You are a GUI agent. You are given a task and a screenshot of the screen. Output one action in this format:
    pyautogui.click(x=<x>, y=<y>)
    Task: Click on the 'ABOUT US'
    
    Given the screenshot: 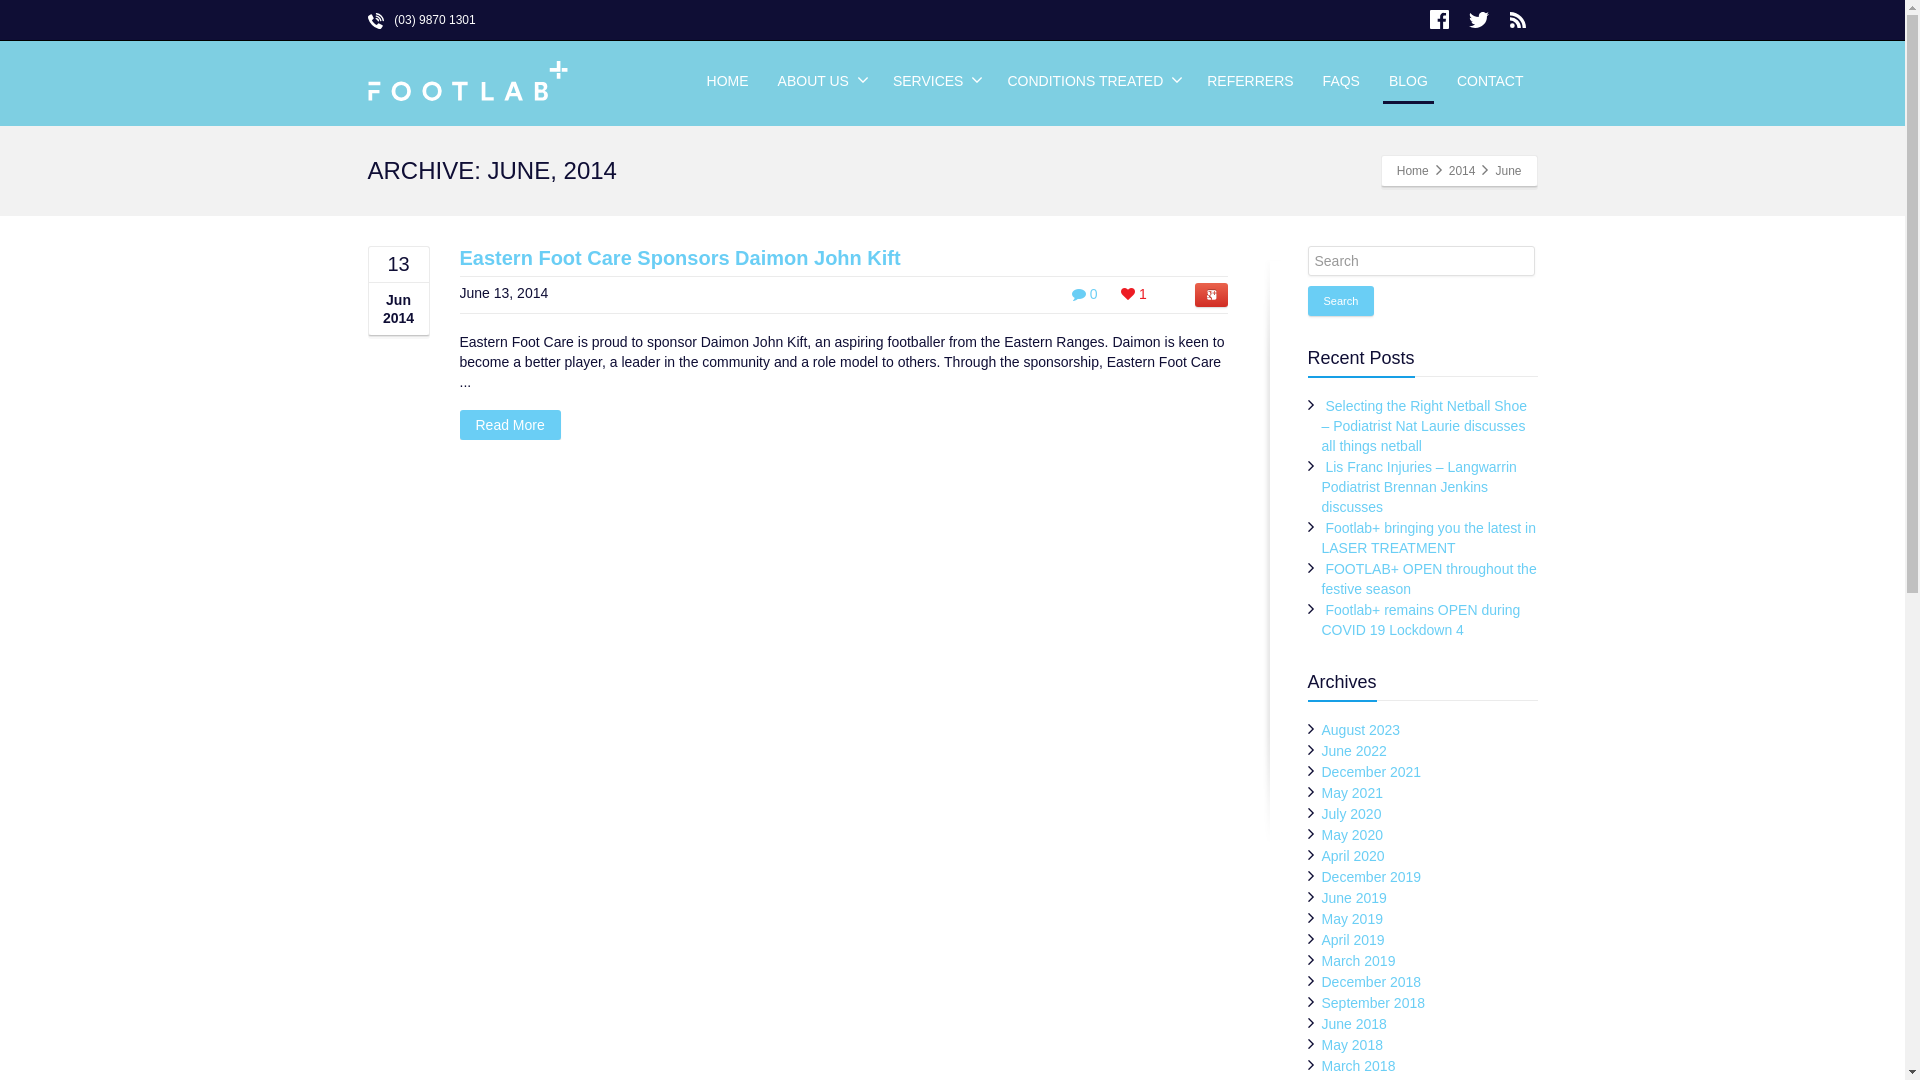 What is the action you would take?
    pyautogui.click(x=820, y=80)
    